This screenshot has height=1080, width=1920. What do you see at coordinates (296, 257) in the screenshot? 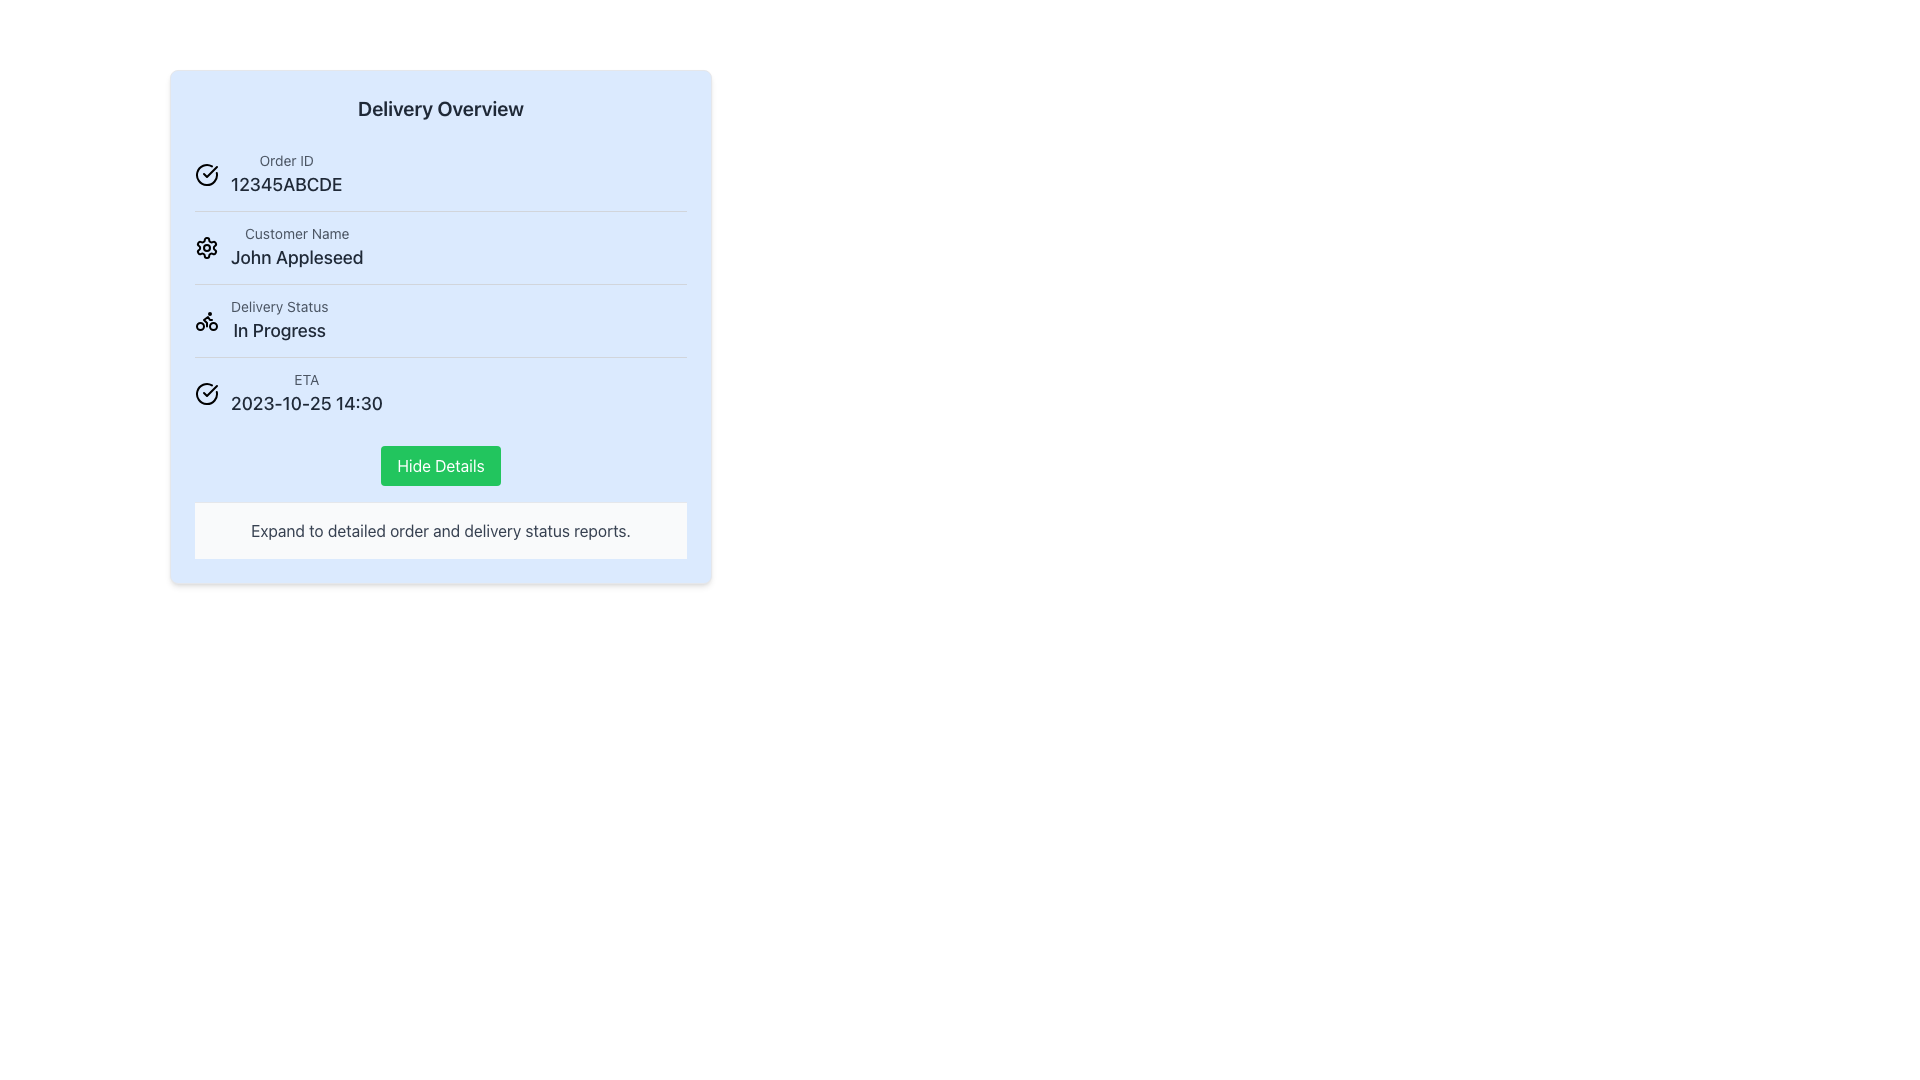
I see `the text label displaying 'John Appleseed', which is styled in bold dark gray and located beneath the 'Customer Name' label` at bounding box center [296, 257].